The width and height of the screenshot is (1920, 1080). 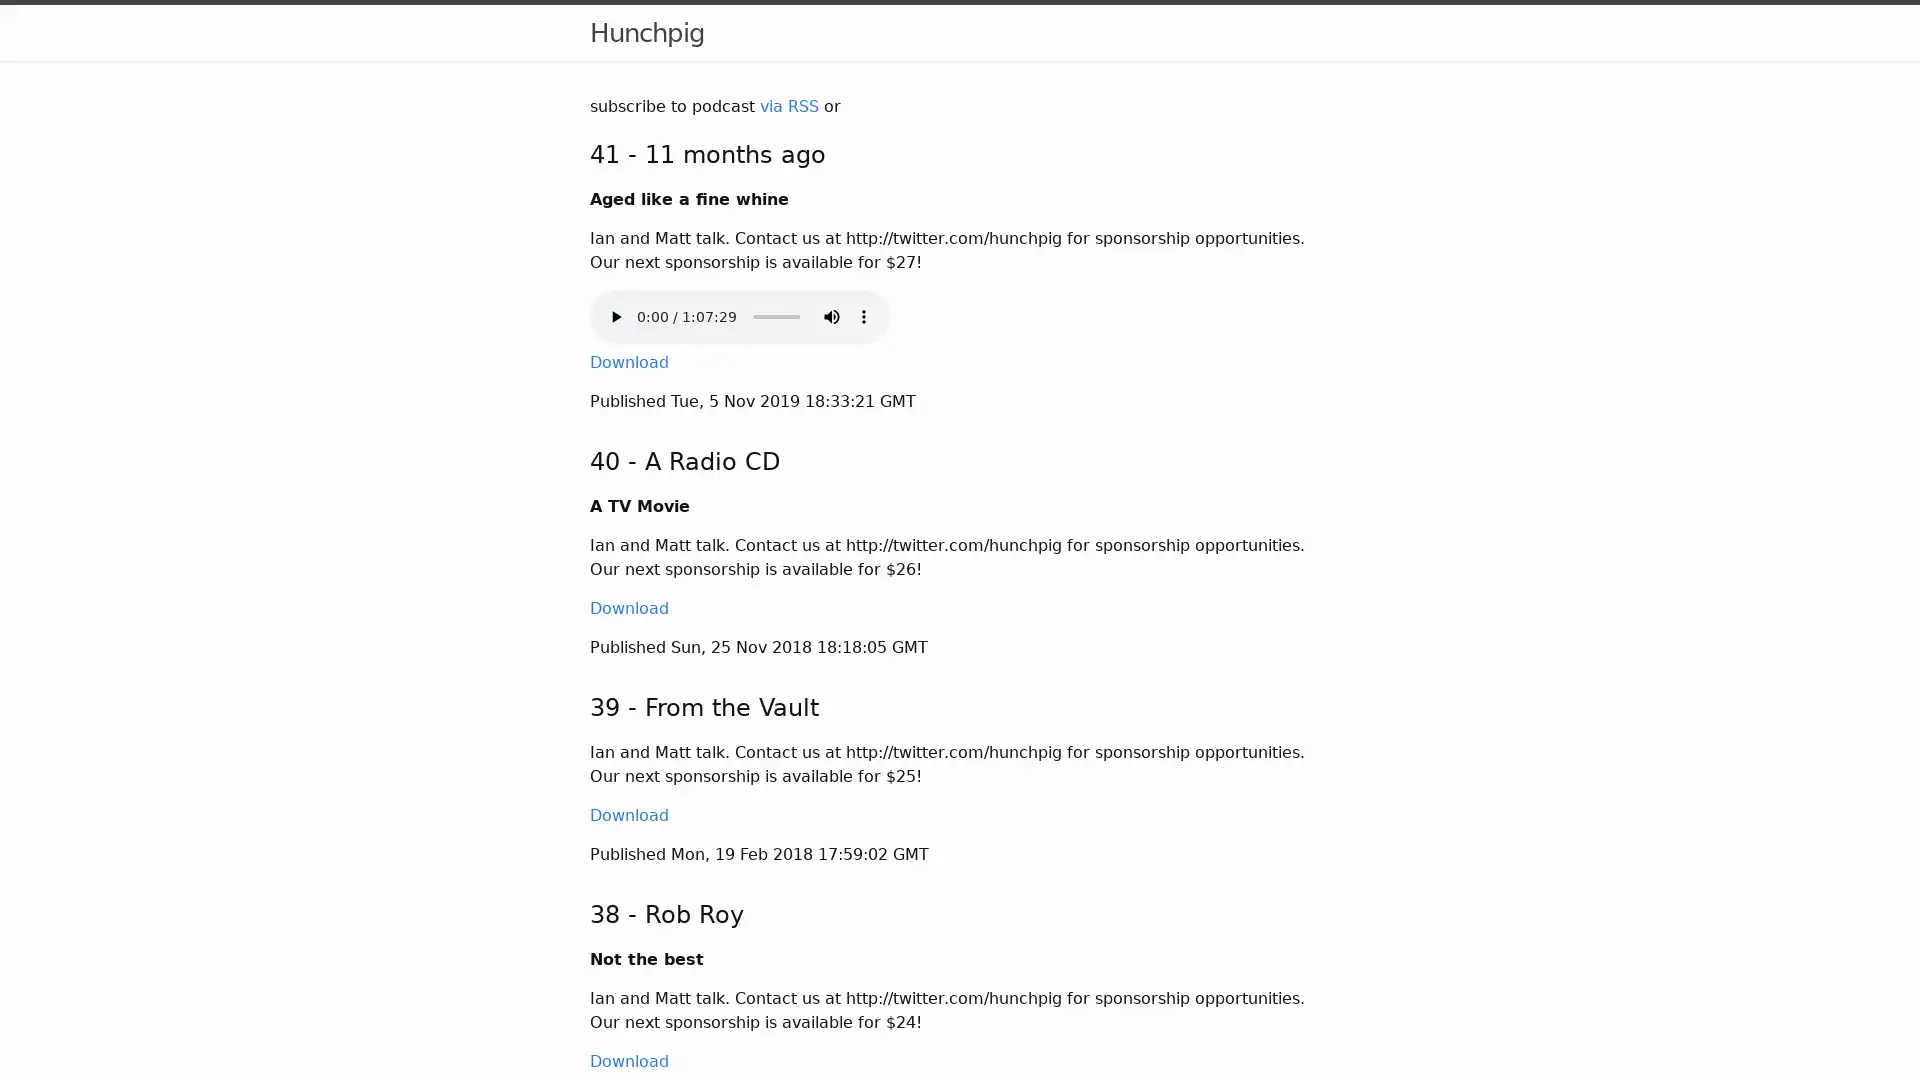 I want to click on show more media controls, so click(x=864, y=315).